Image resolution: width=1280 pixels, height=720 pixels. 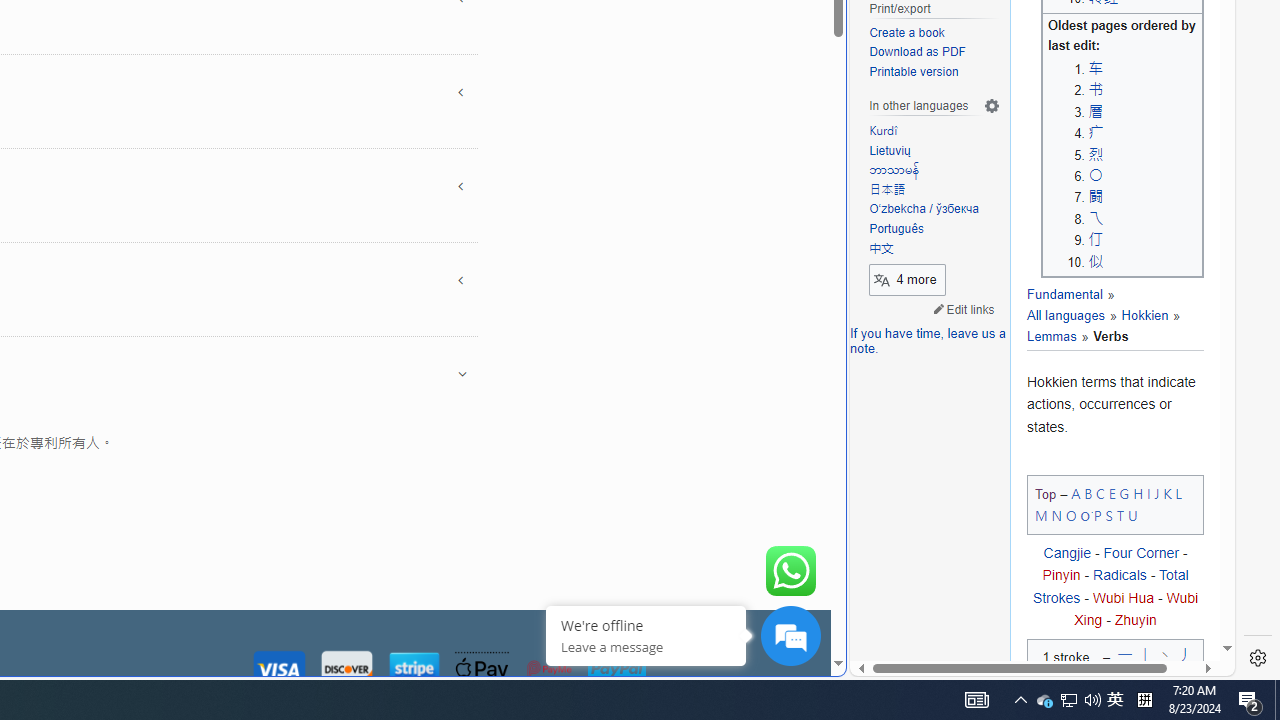 I want to click on 'Create a book', so click(x=934, y=33).